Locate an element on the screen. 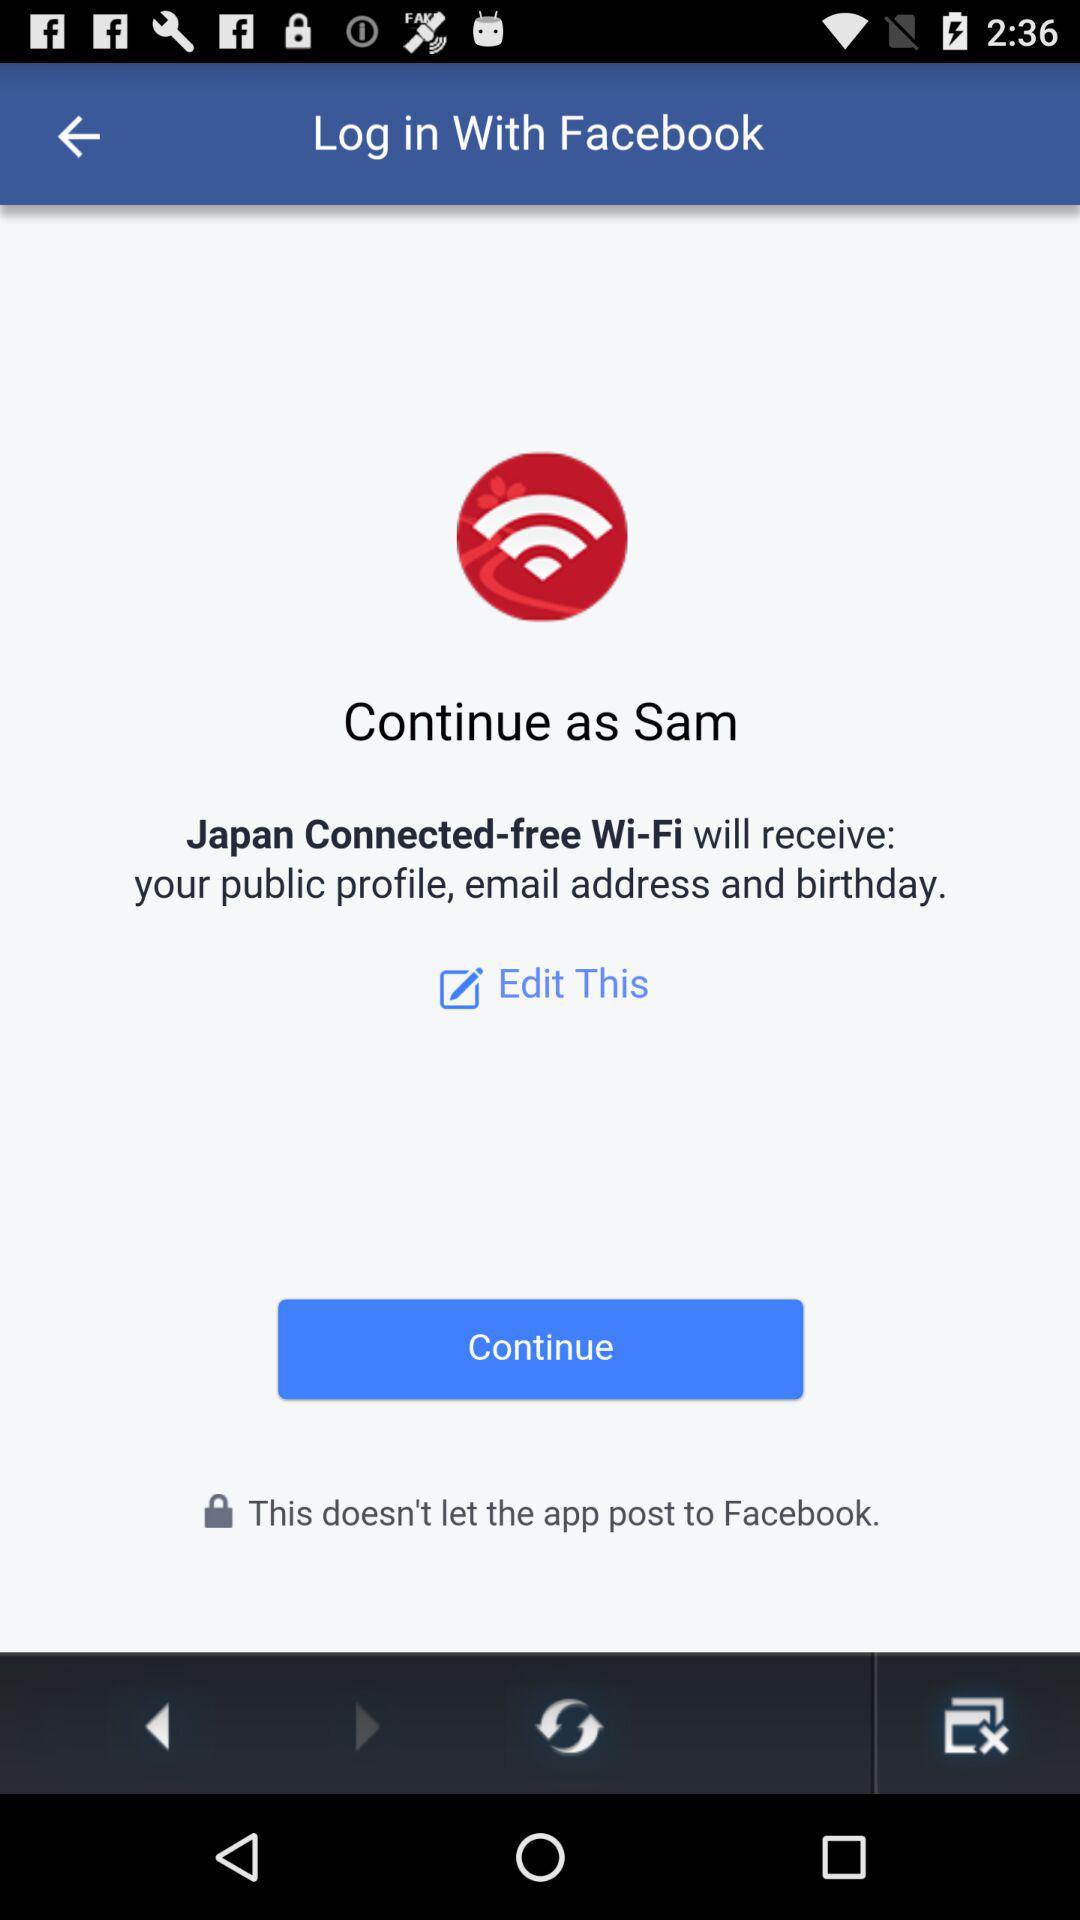  the refresh icon is located at coordinates (568, 1846).